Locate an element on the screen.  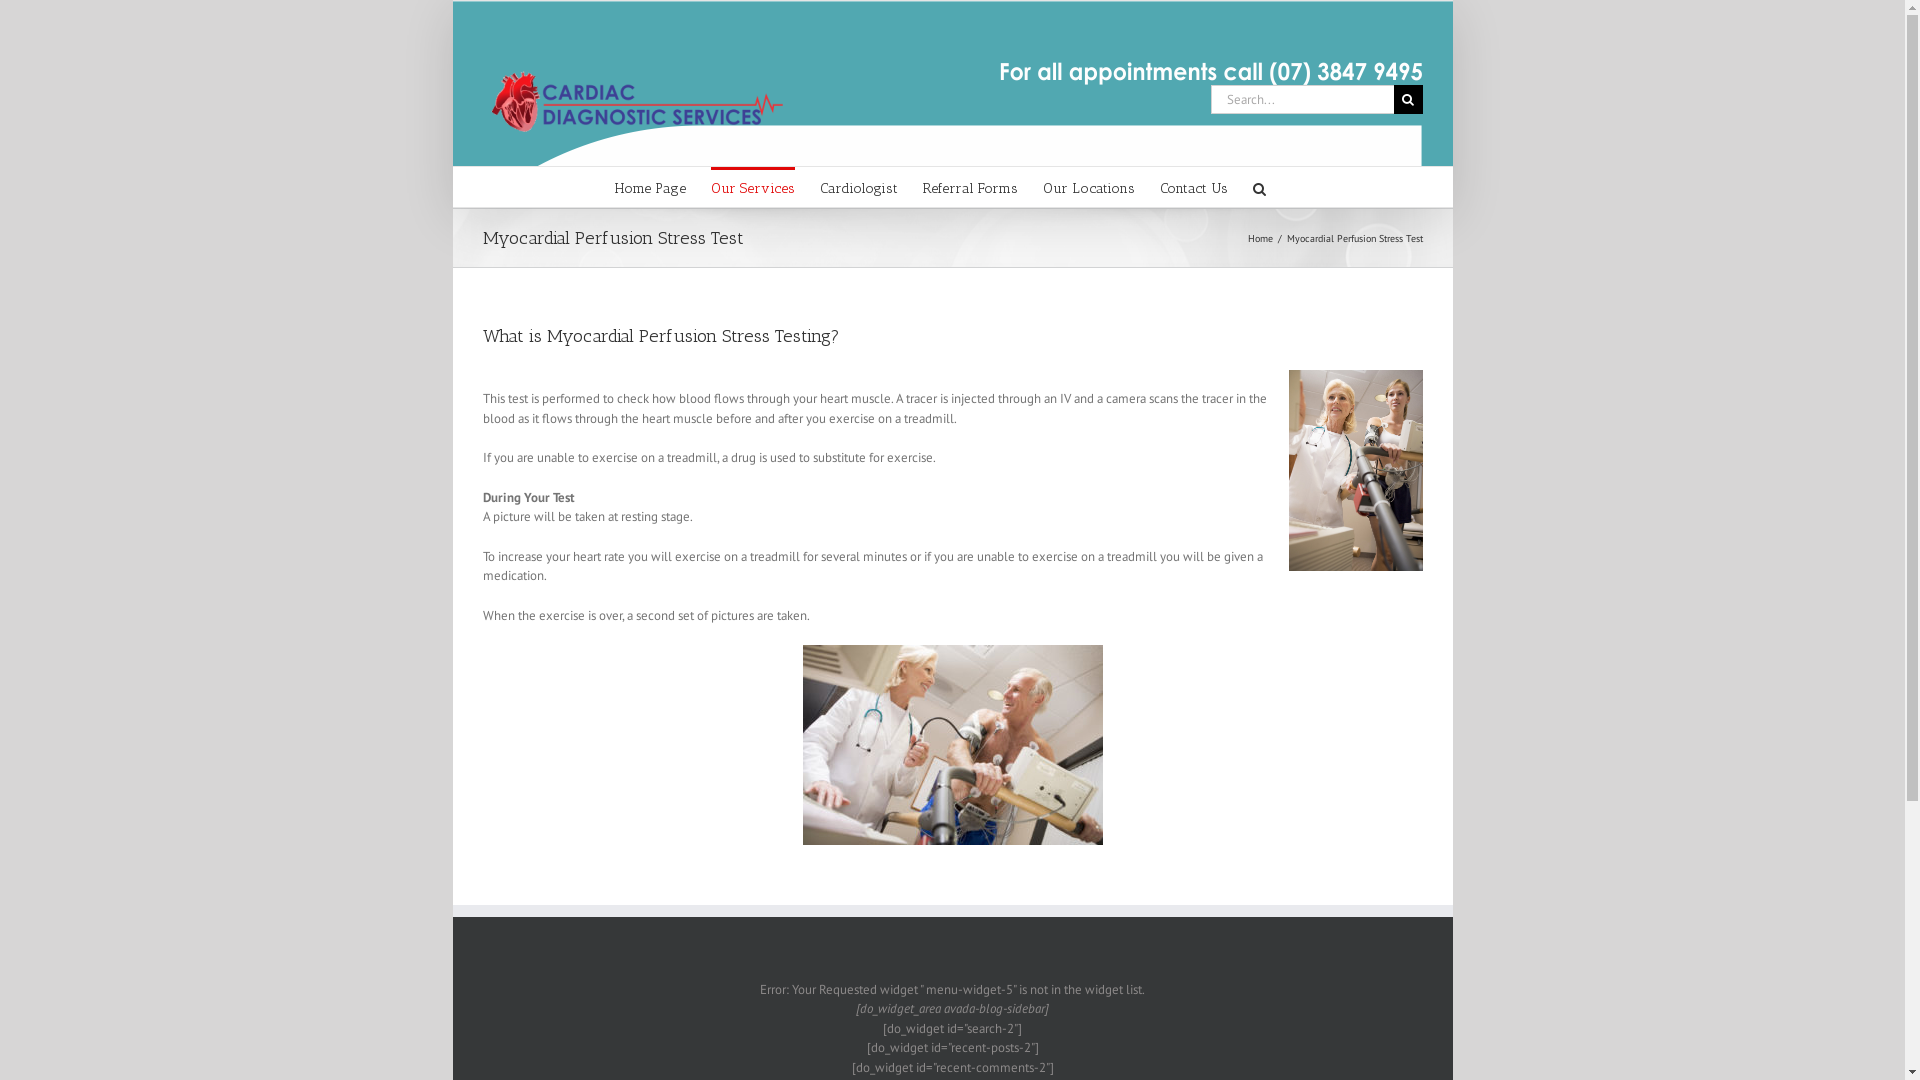
'Referral Forms' is located at coordinates (969, 186).